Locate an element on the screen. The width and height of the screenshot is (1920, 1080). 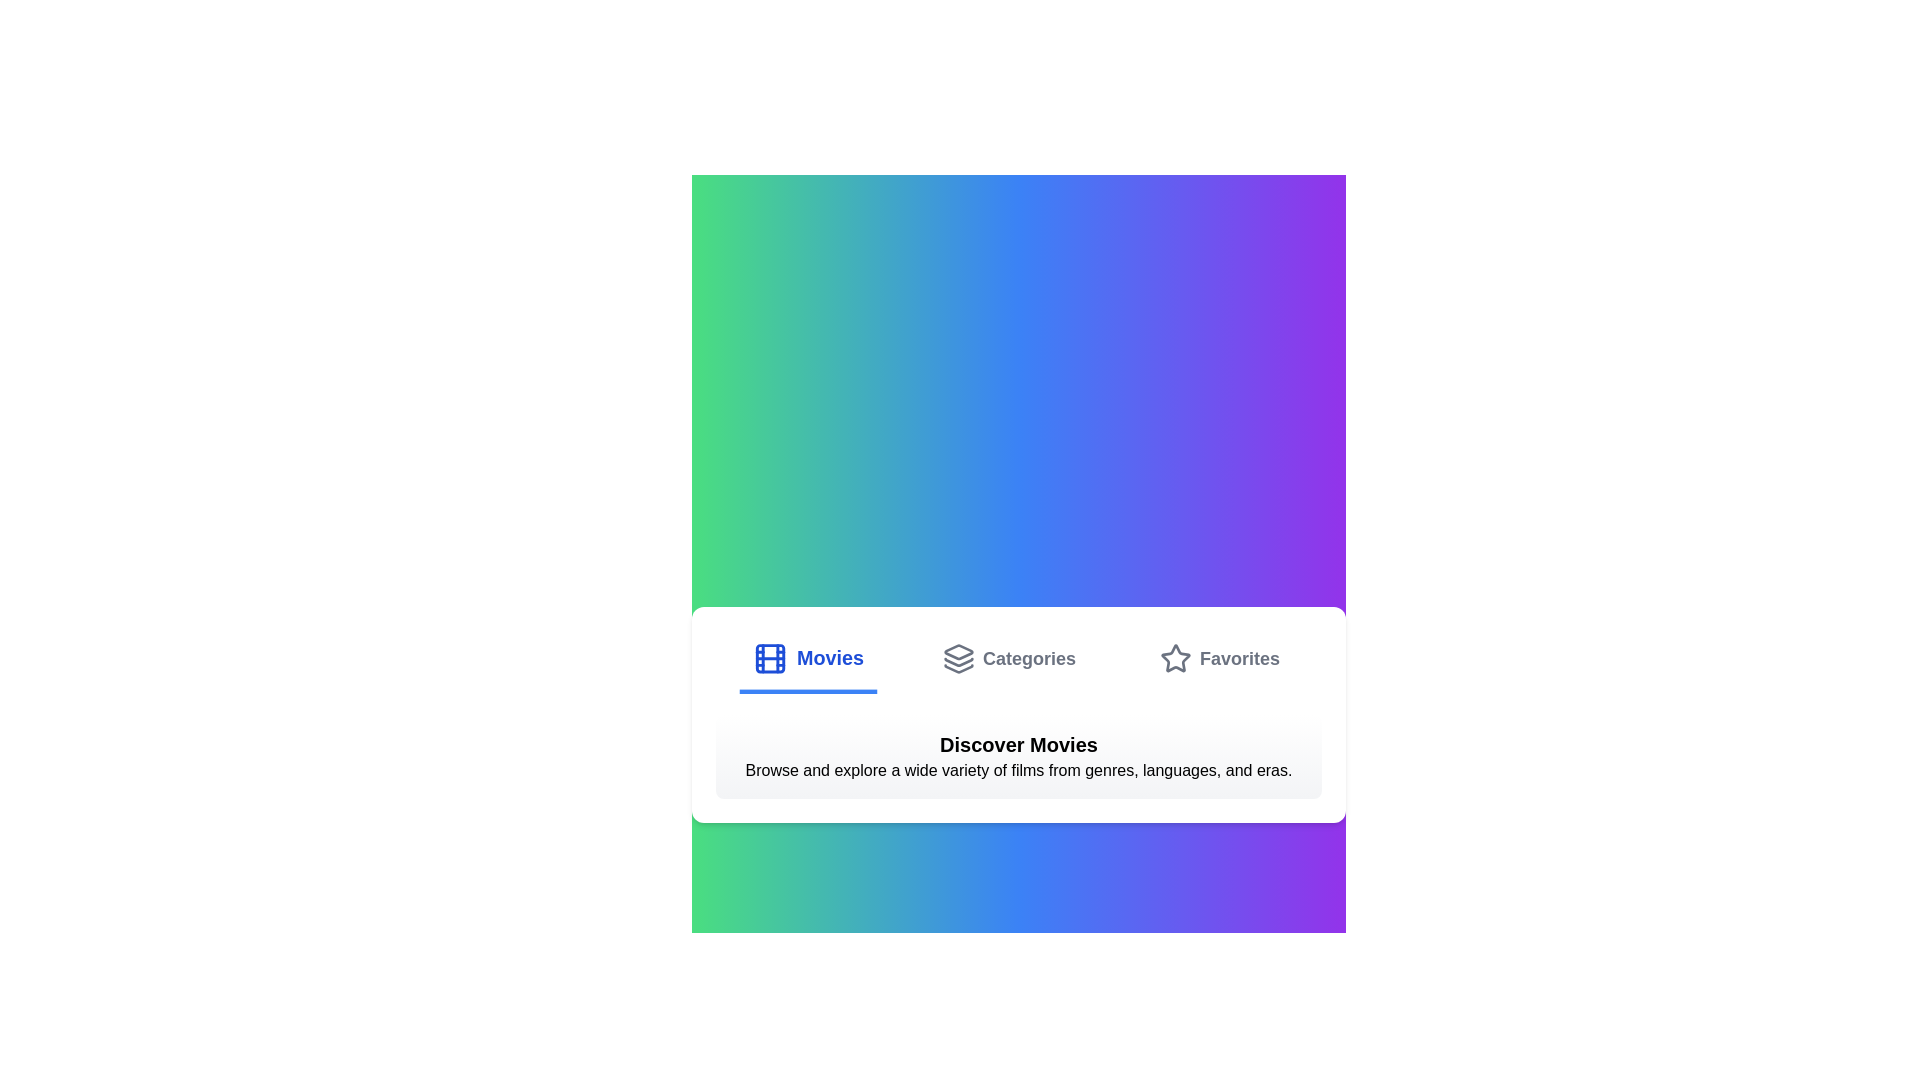
the Movies tab is located at coordinates (807, 660).